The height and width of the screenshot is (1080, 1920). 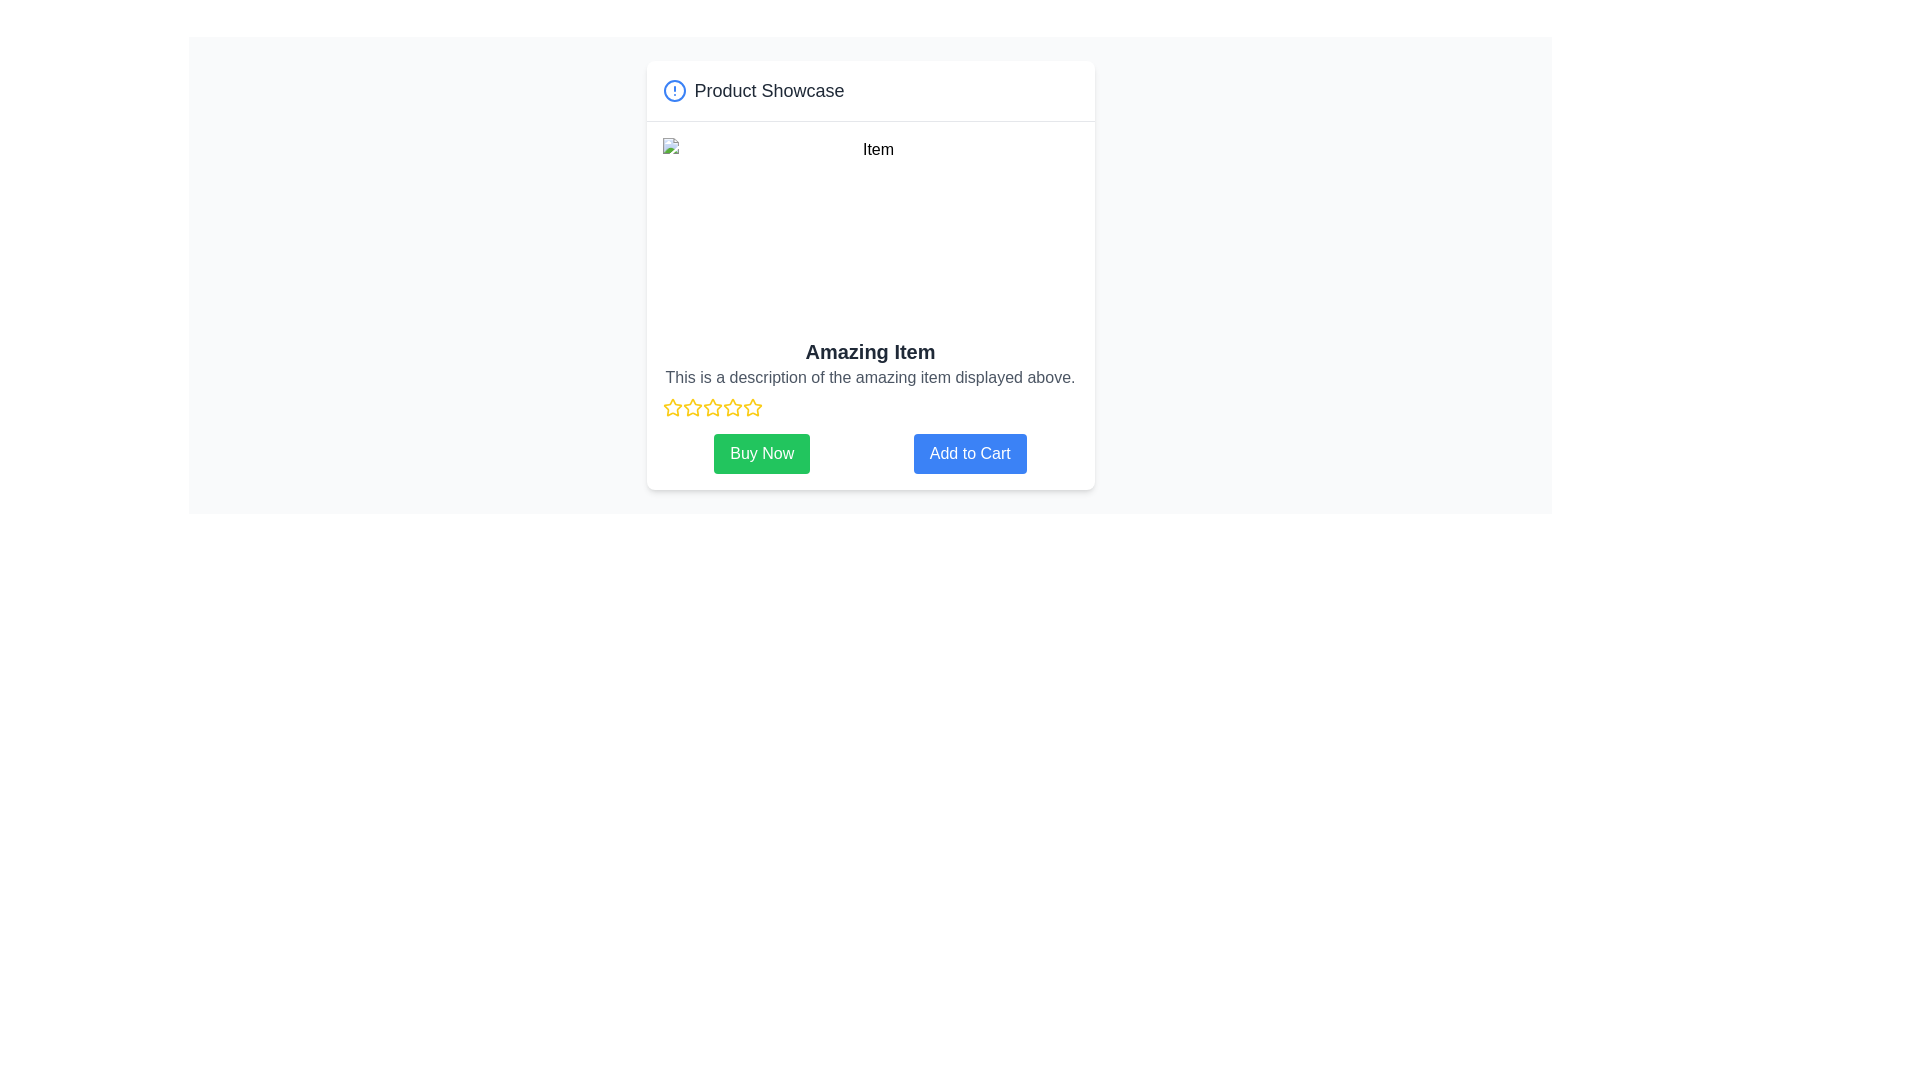 What do you see at coordinates (672, 407) in the screenshot?
I see `the first star icon in the rating system` at bounding box center [672, 407].